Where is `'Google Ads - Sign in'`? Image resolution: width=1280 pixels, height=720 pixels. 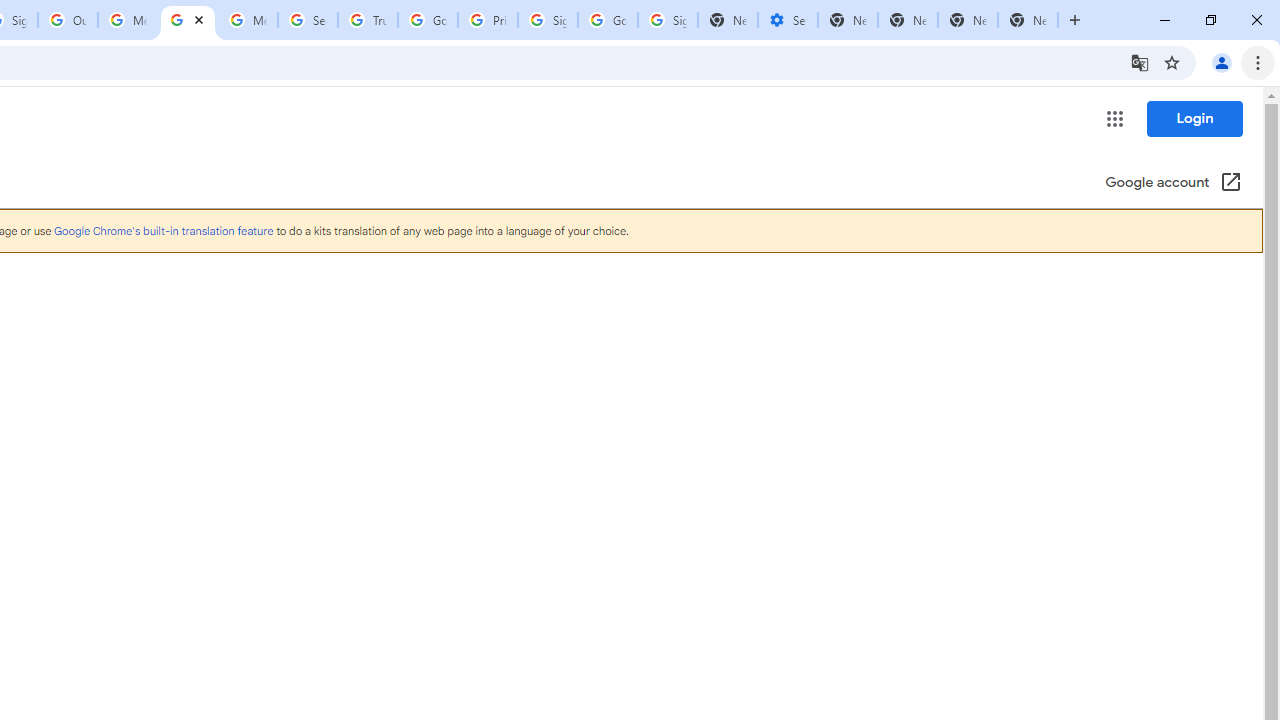 'Google Ads - Sign in' is located at coordinates (427, 20).